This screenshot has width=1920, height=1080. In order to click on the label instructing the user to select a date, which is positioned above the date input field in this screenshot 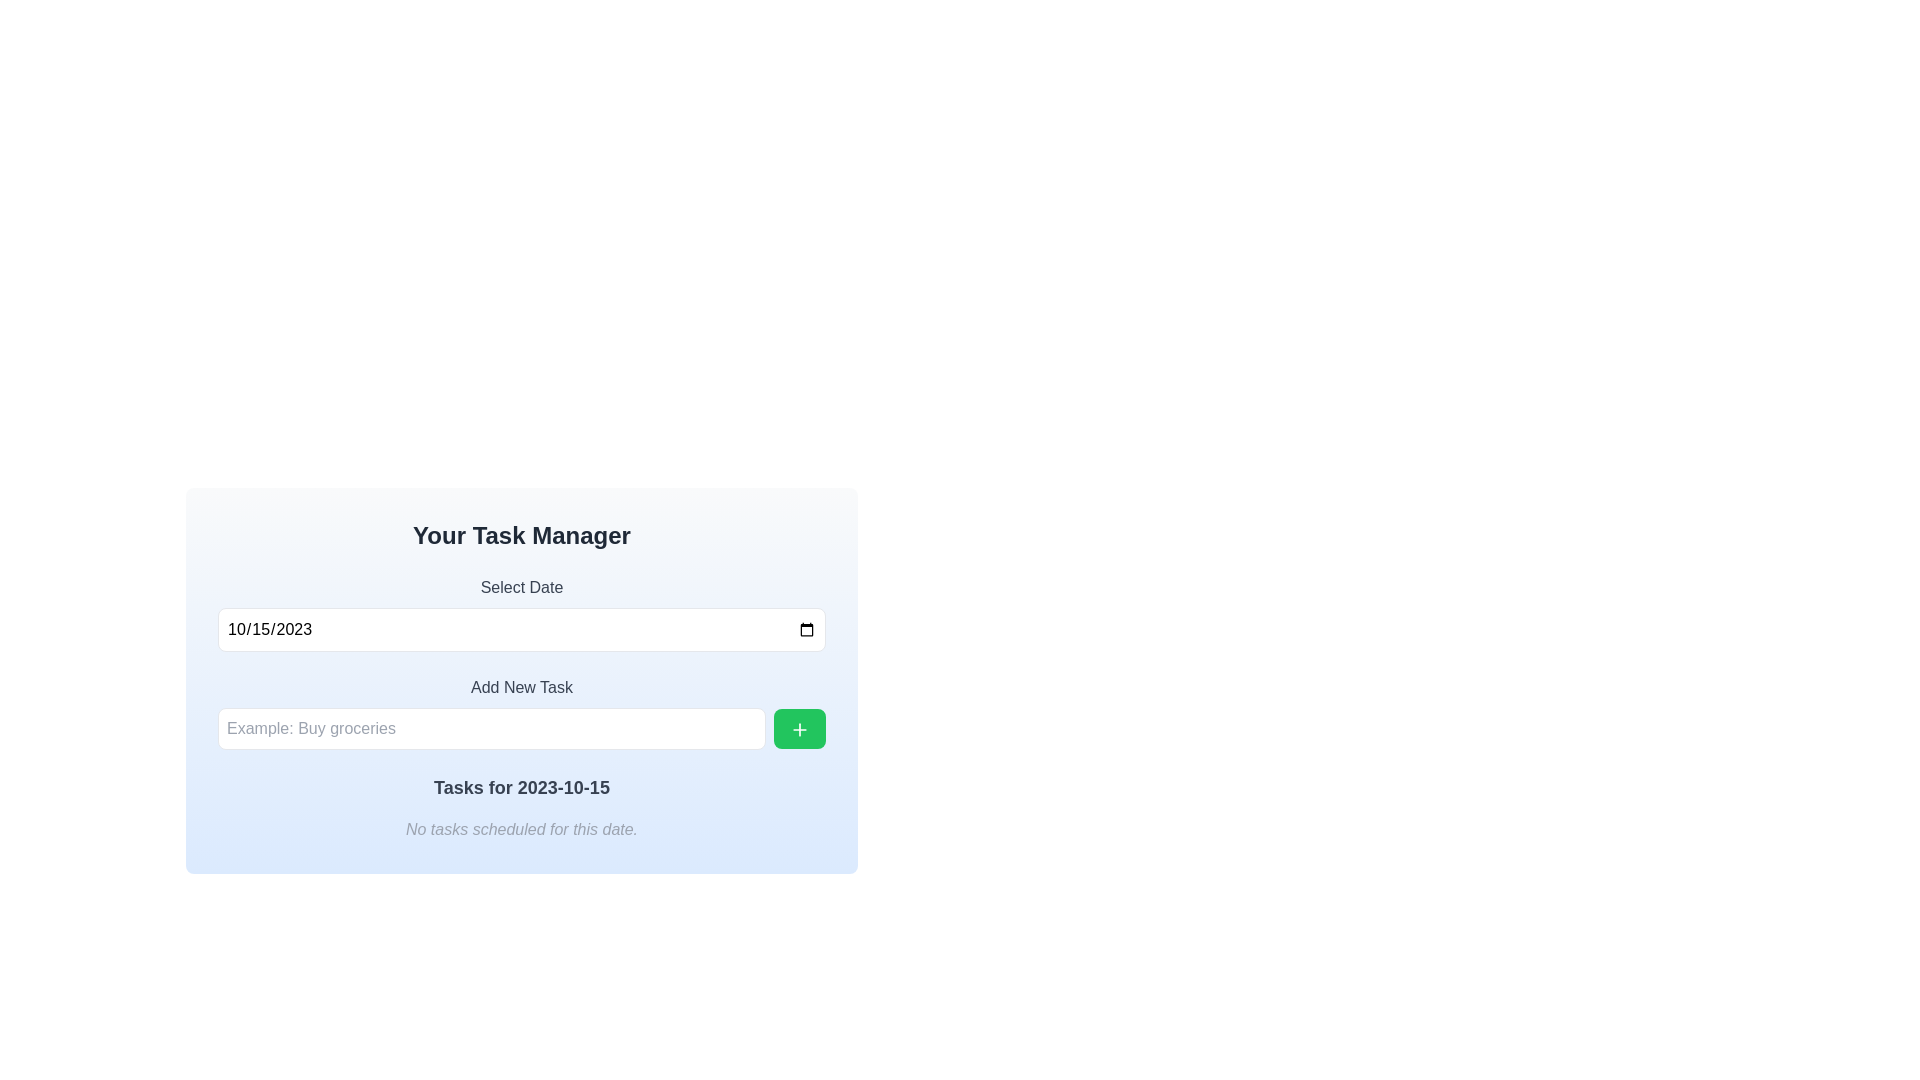, I will do `click(522, 586)`.